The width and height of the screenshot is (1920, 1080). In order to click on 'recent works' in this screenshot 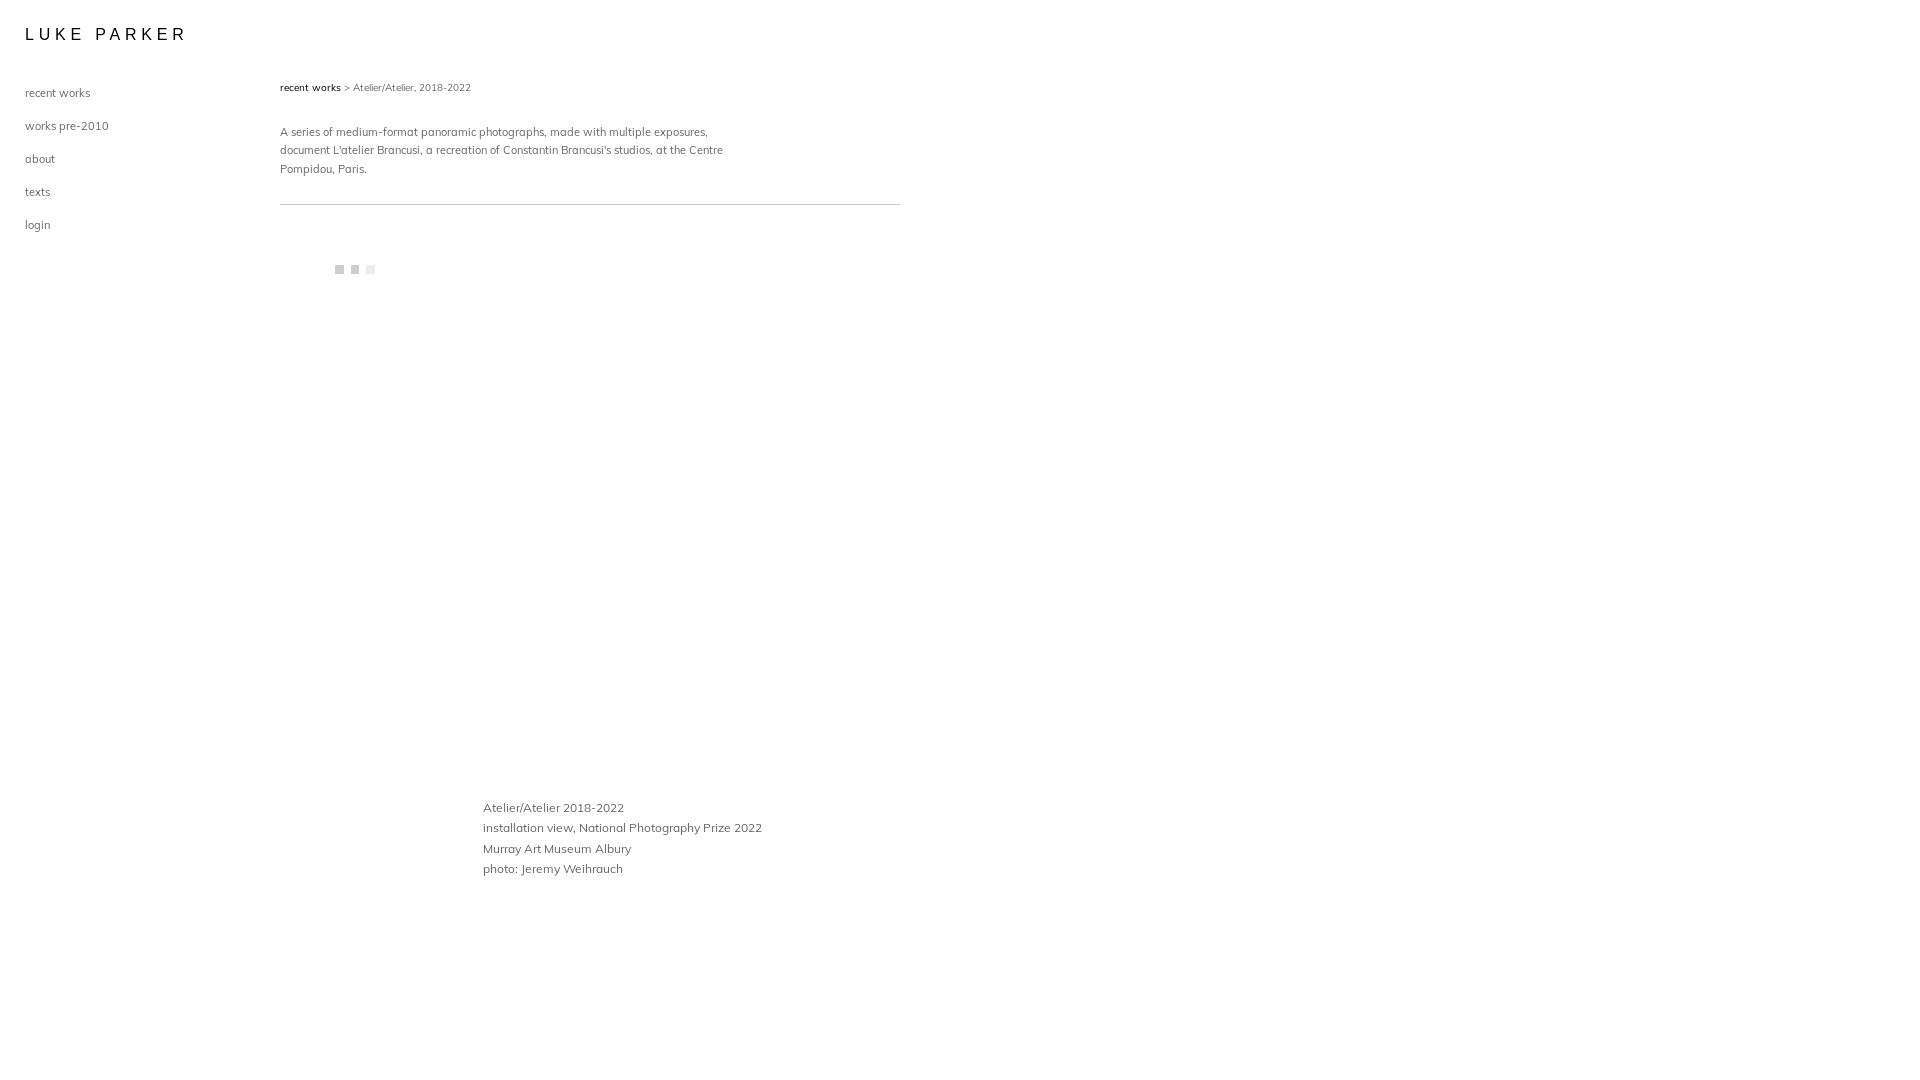, I will do `click(278, 86)`.